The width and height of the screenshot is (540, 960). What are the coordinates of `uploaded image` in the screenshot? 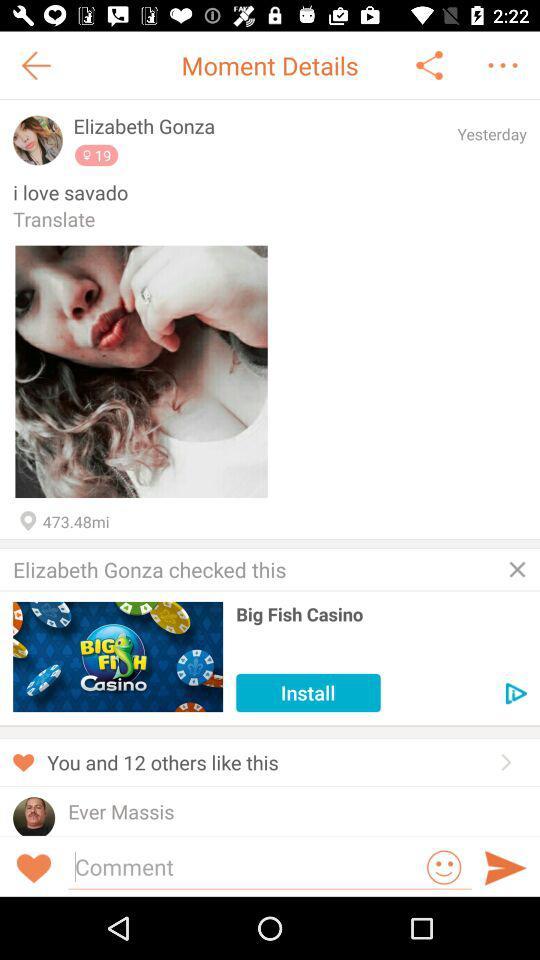 It's located at (140, 370).